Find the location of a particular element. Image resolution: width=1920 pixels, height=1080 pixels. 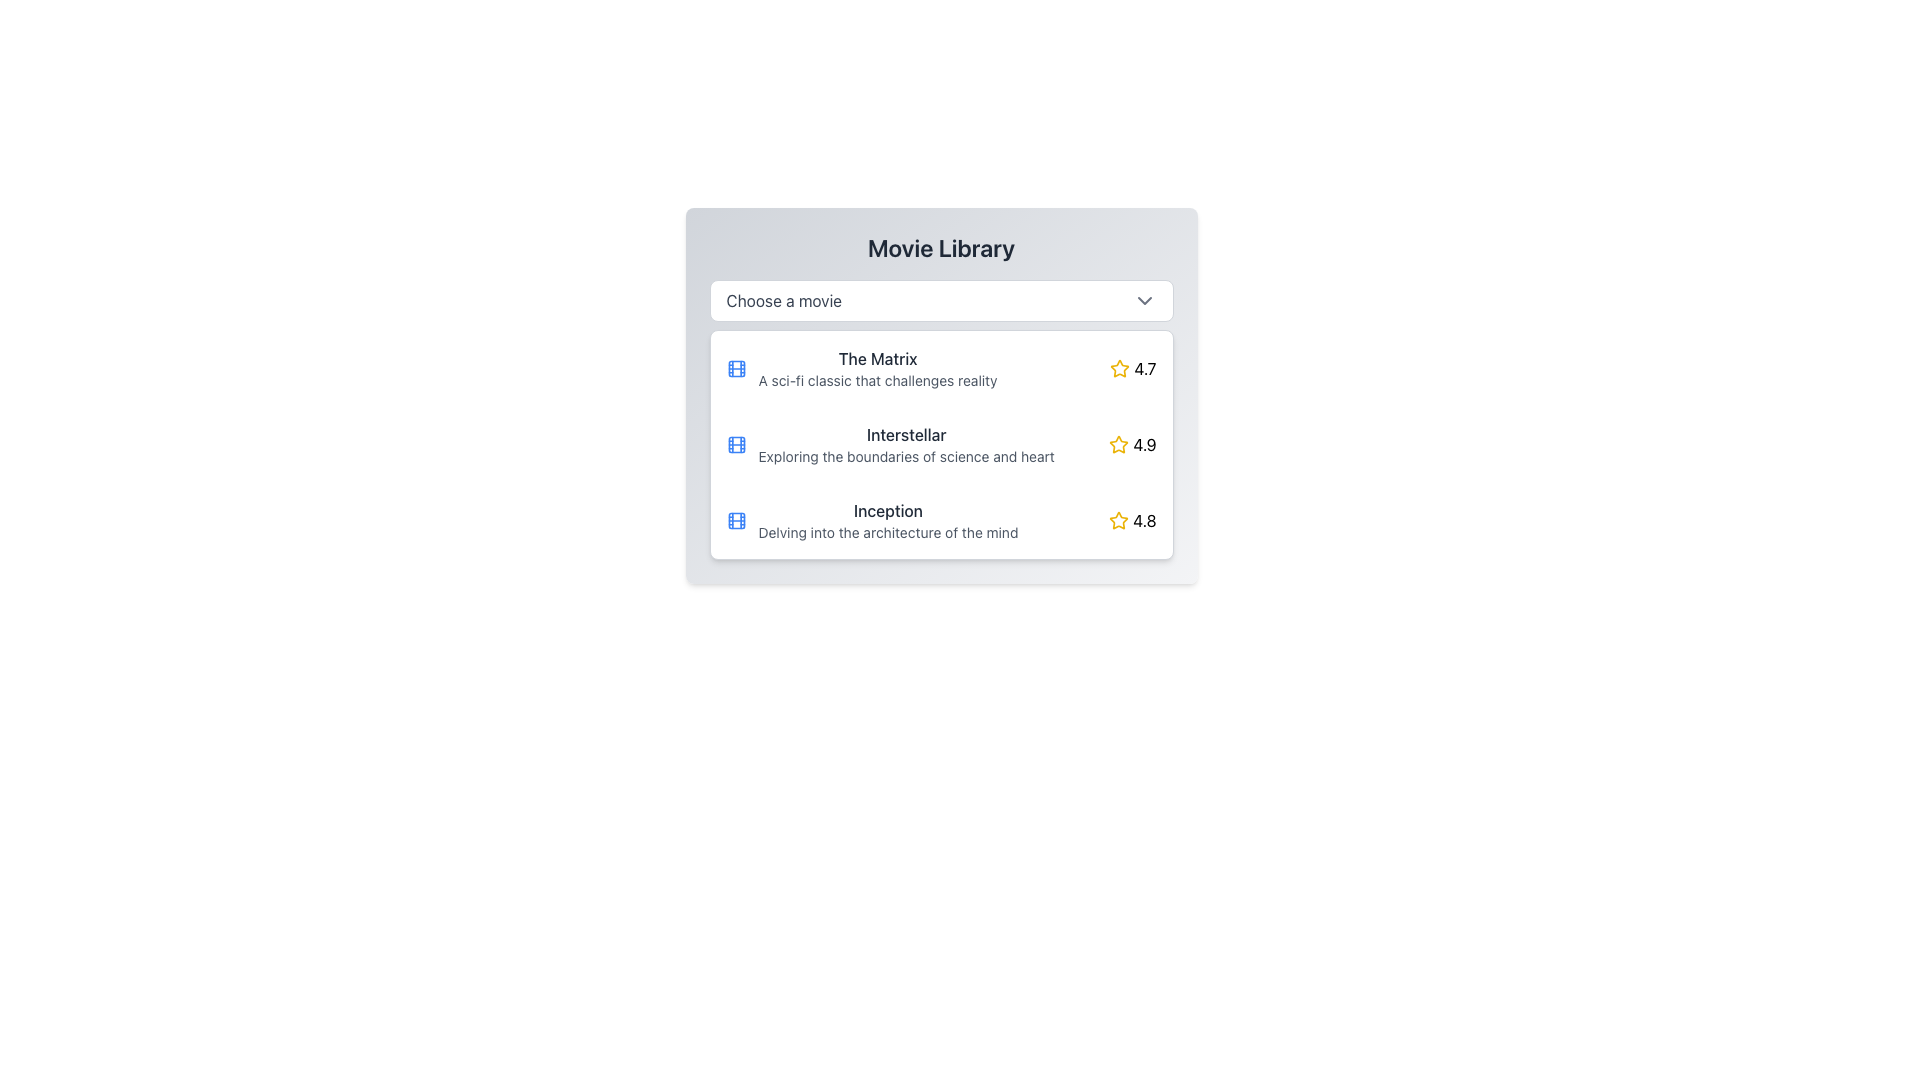

and understand the numerical rating (4.7) displayed in the Text label for the movie "The Matrix", which is located to the right of the star icon in the first list item of the movie ratings is located at coordinates (1145, 369).